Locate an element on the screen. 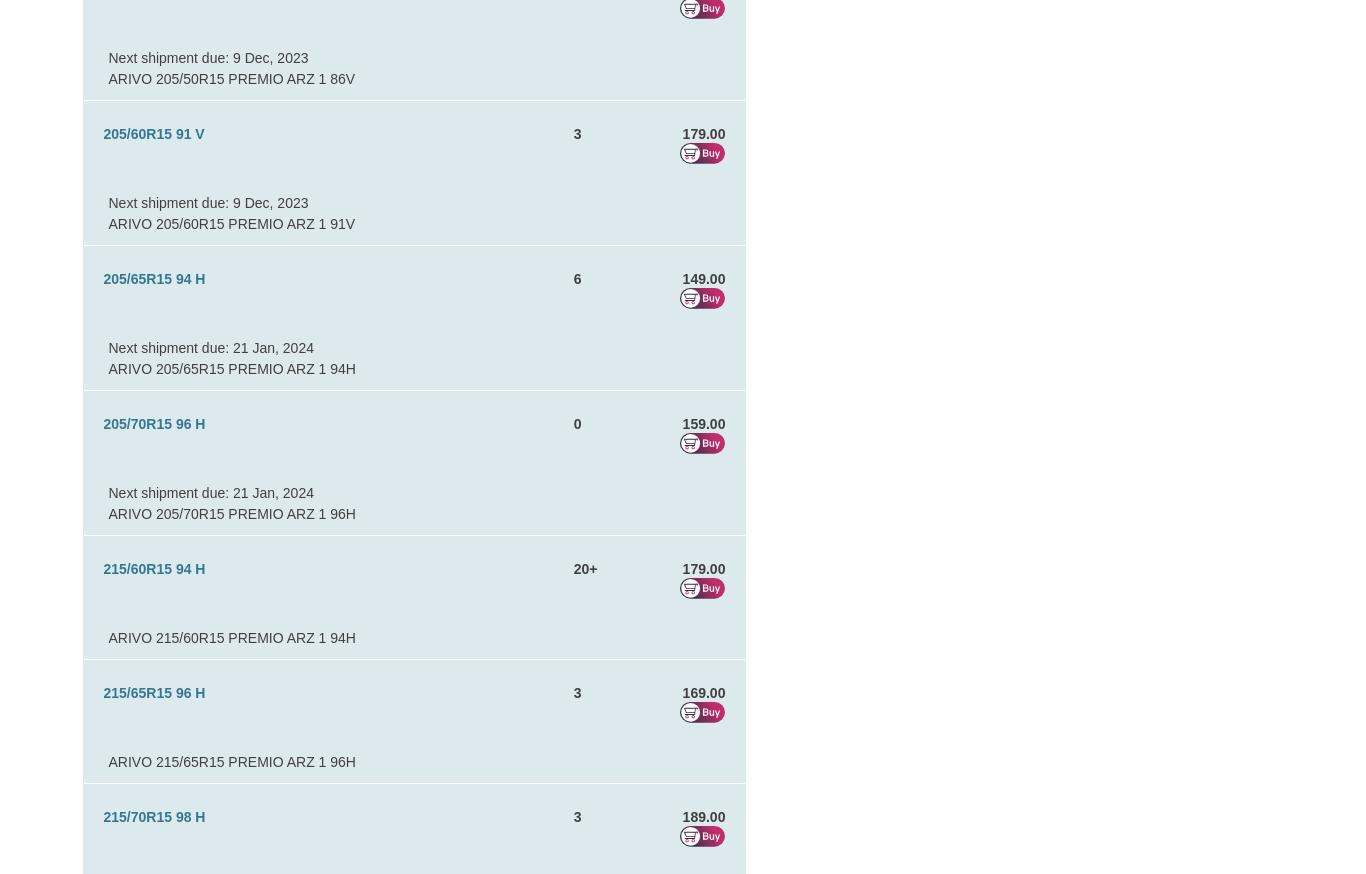 This screenshot has height=874, width=1366. 'ARIVO 205/70R15 PREMIO ARZ 1 96H' is located at coordinates (231, 513).